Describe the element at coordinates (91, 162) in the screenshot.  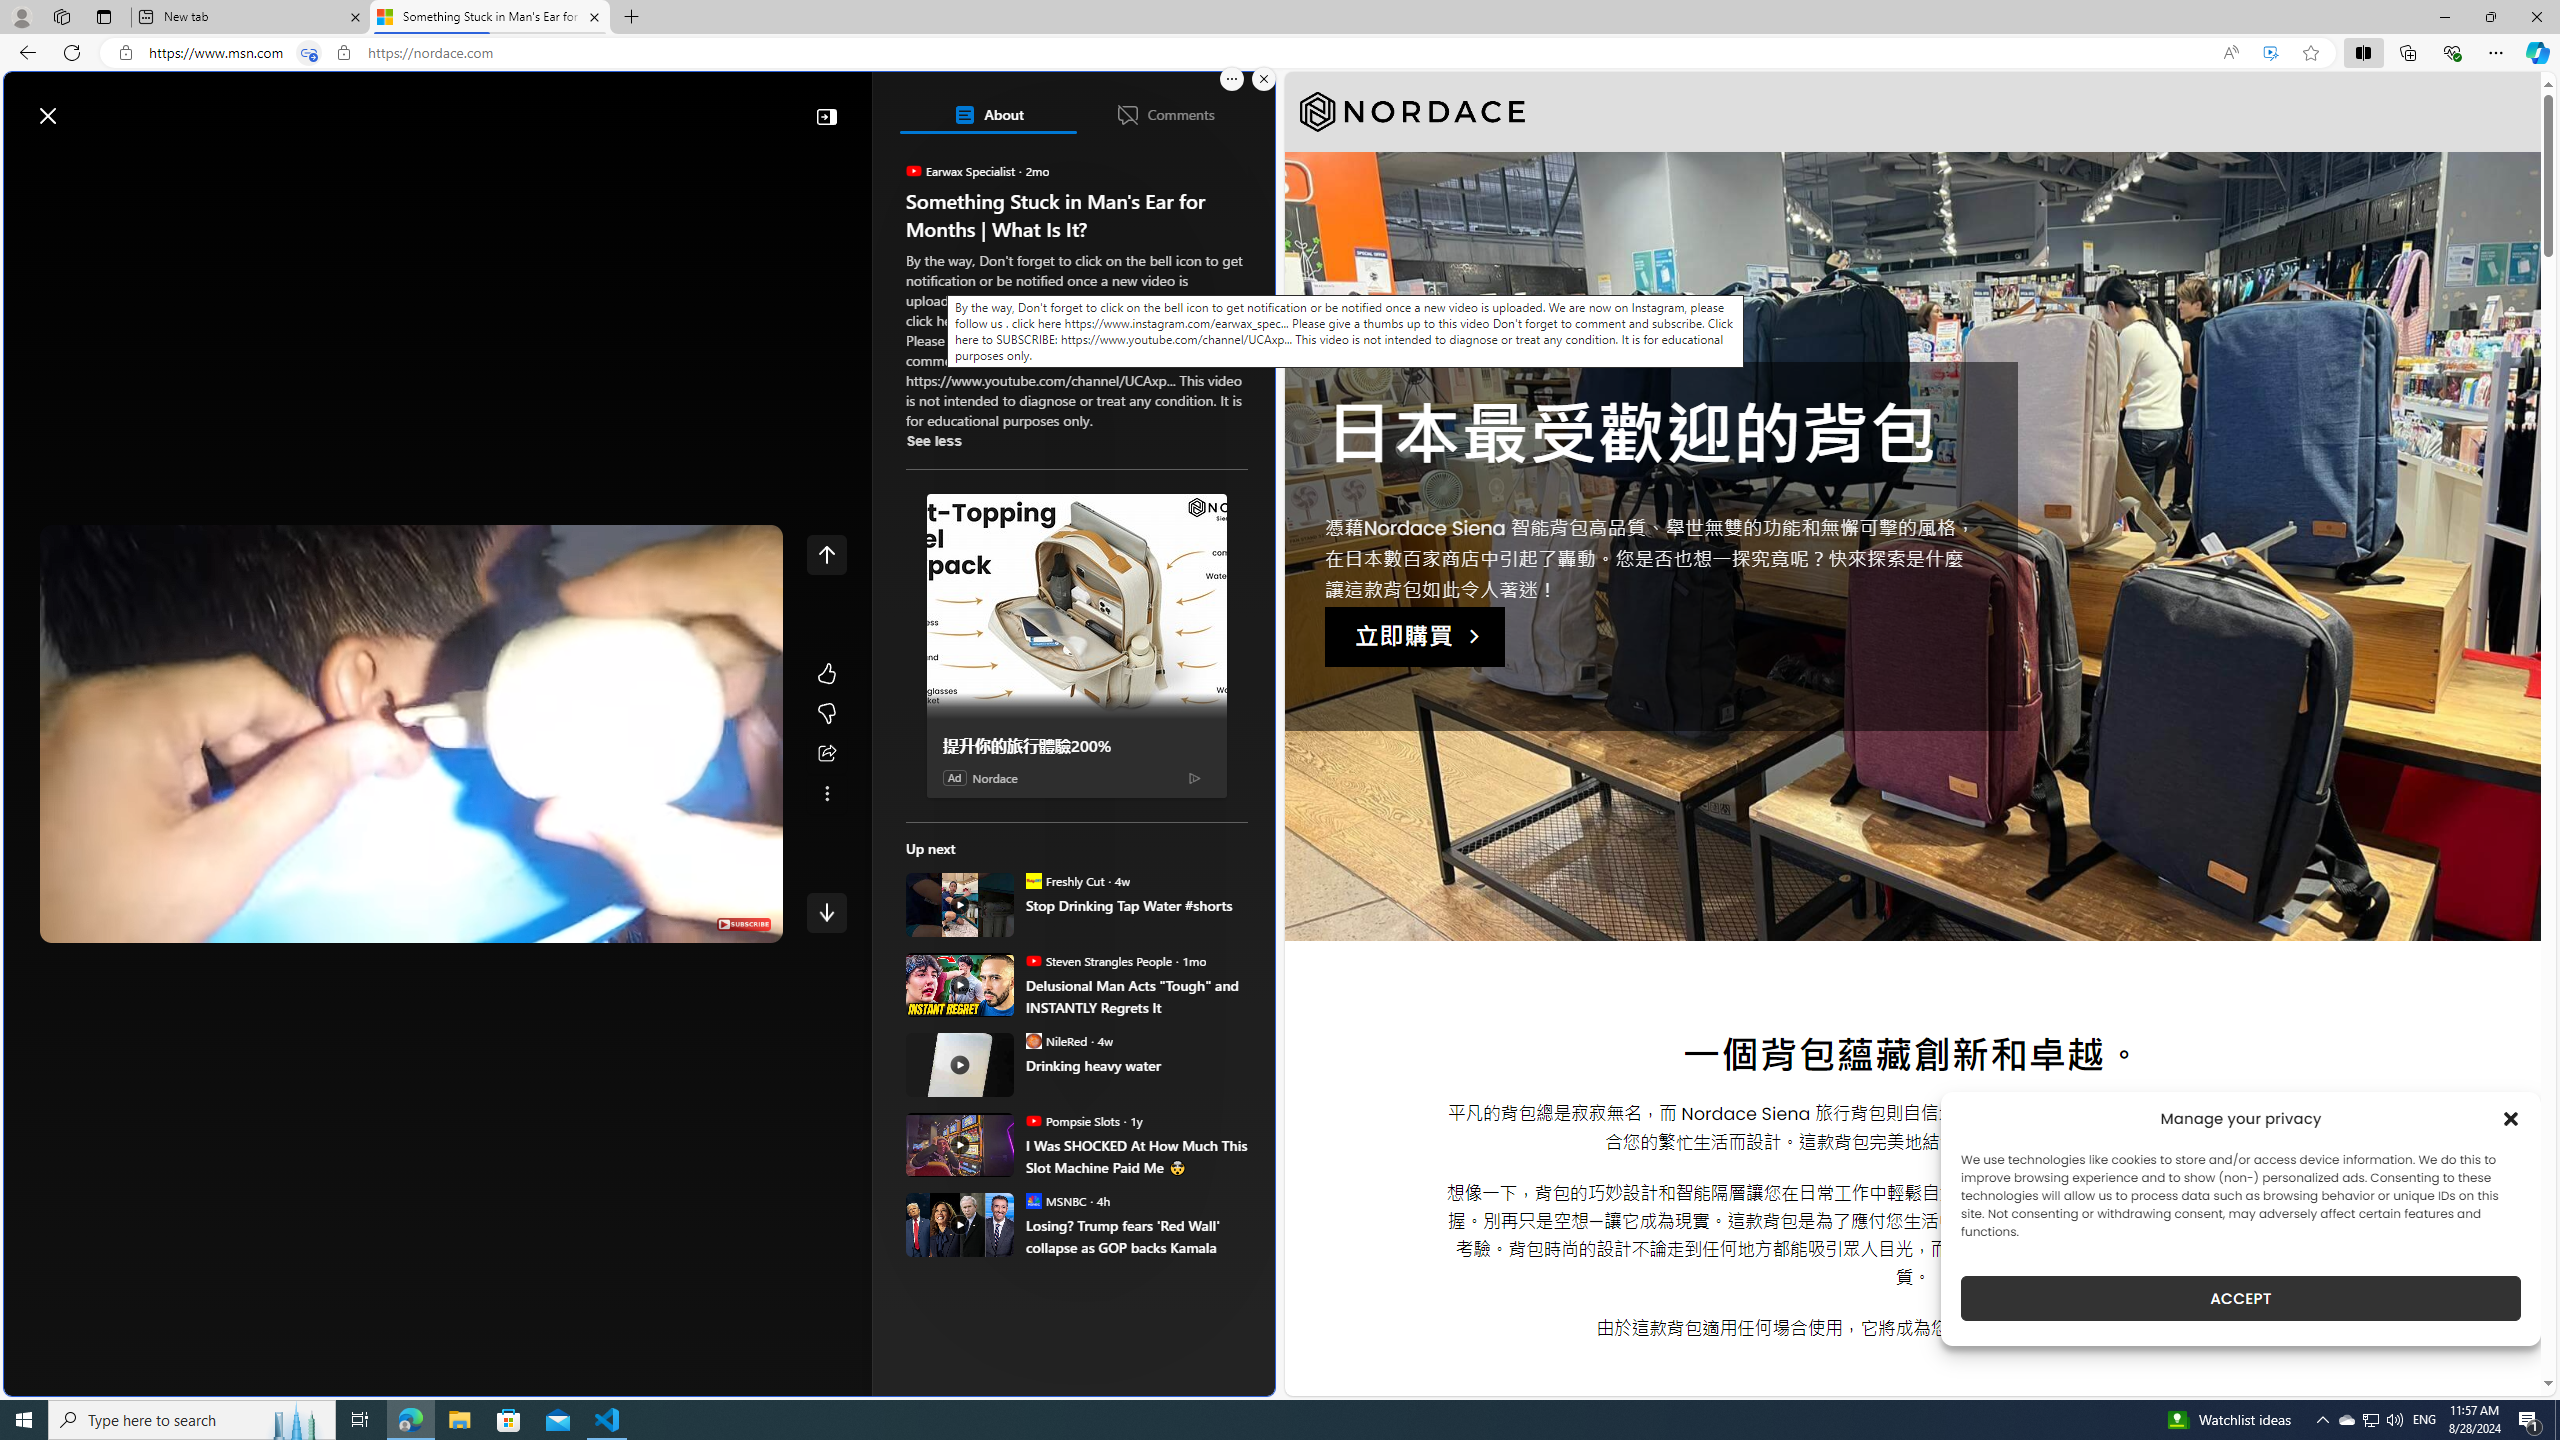
I see `'Discover'` at that location.